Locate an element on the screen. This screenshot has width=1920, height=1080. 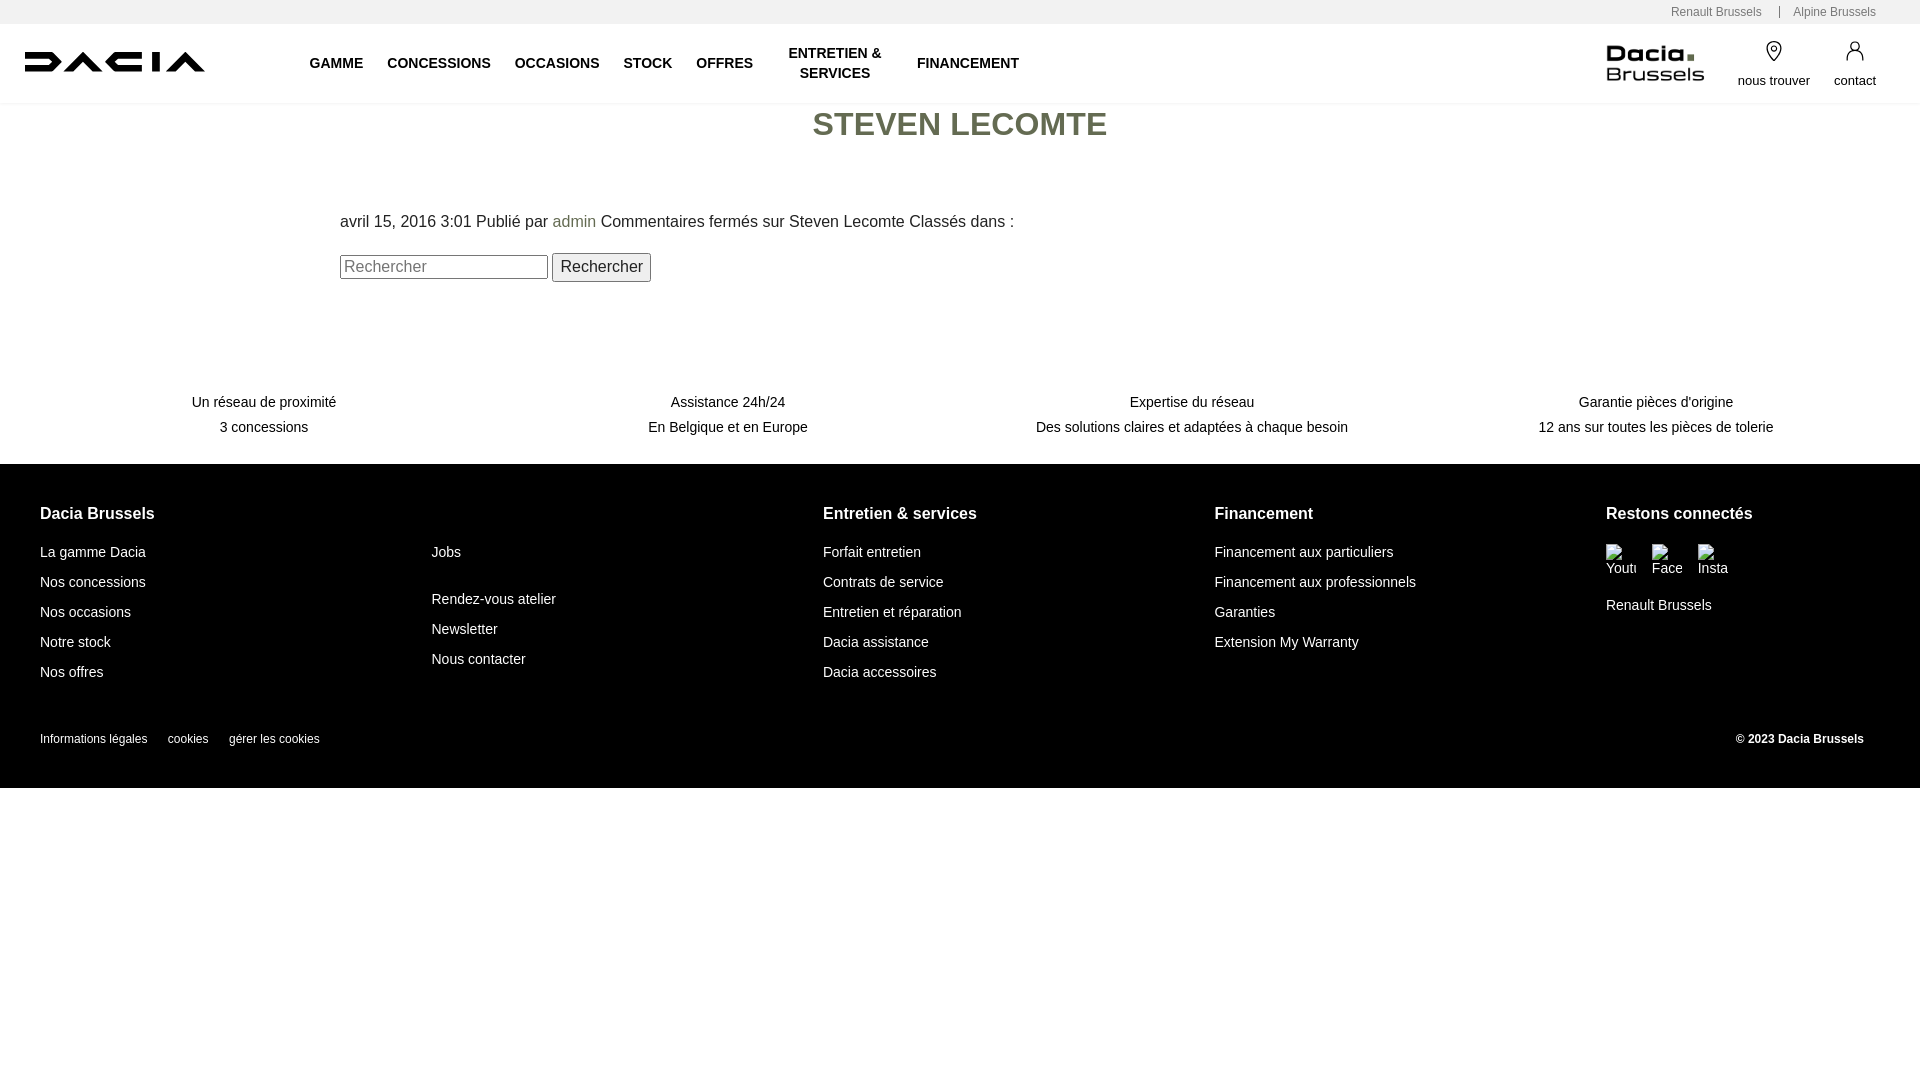
'Renault Brussels' is located at coordinates (1715, 12).